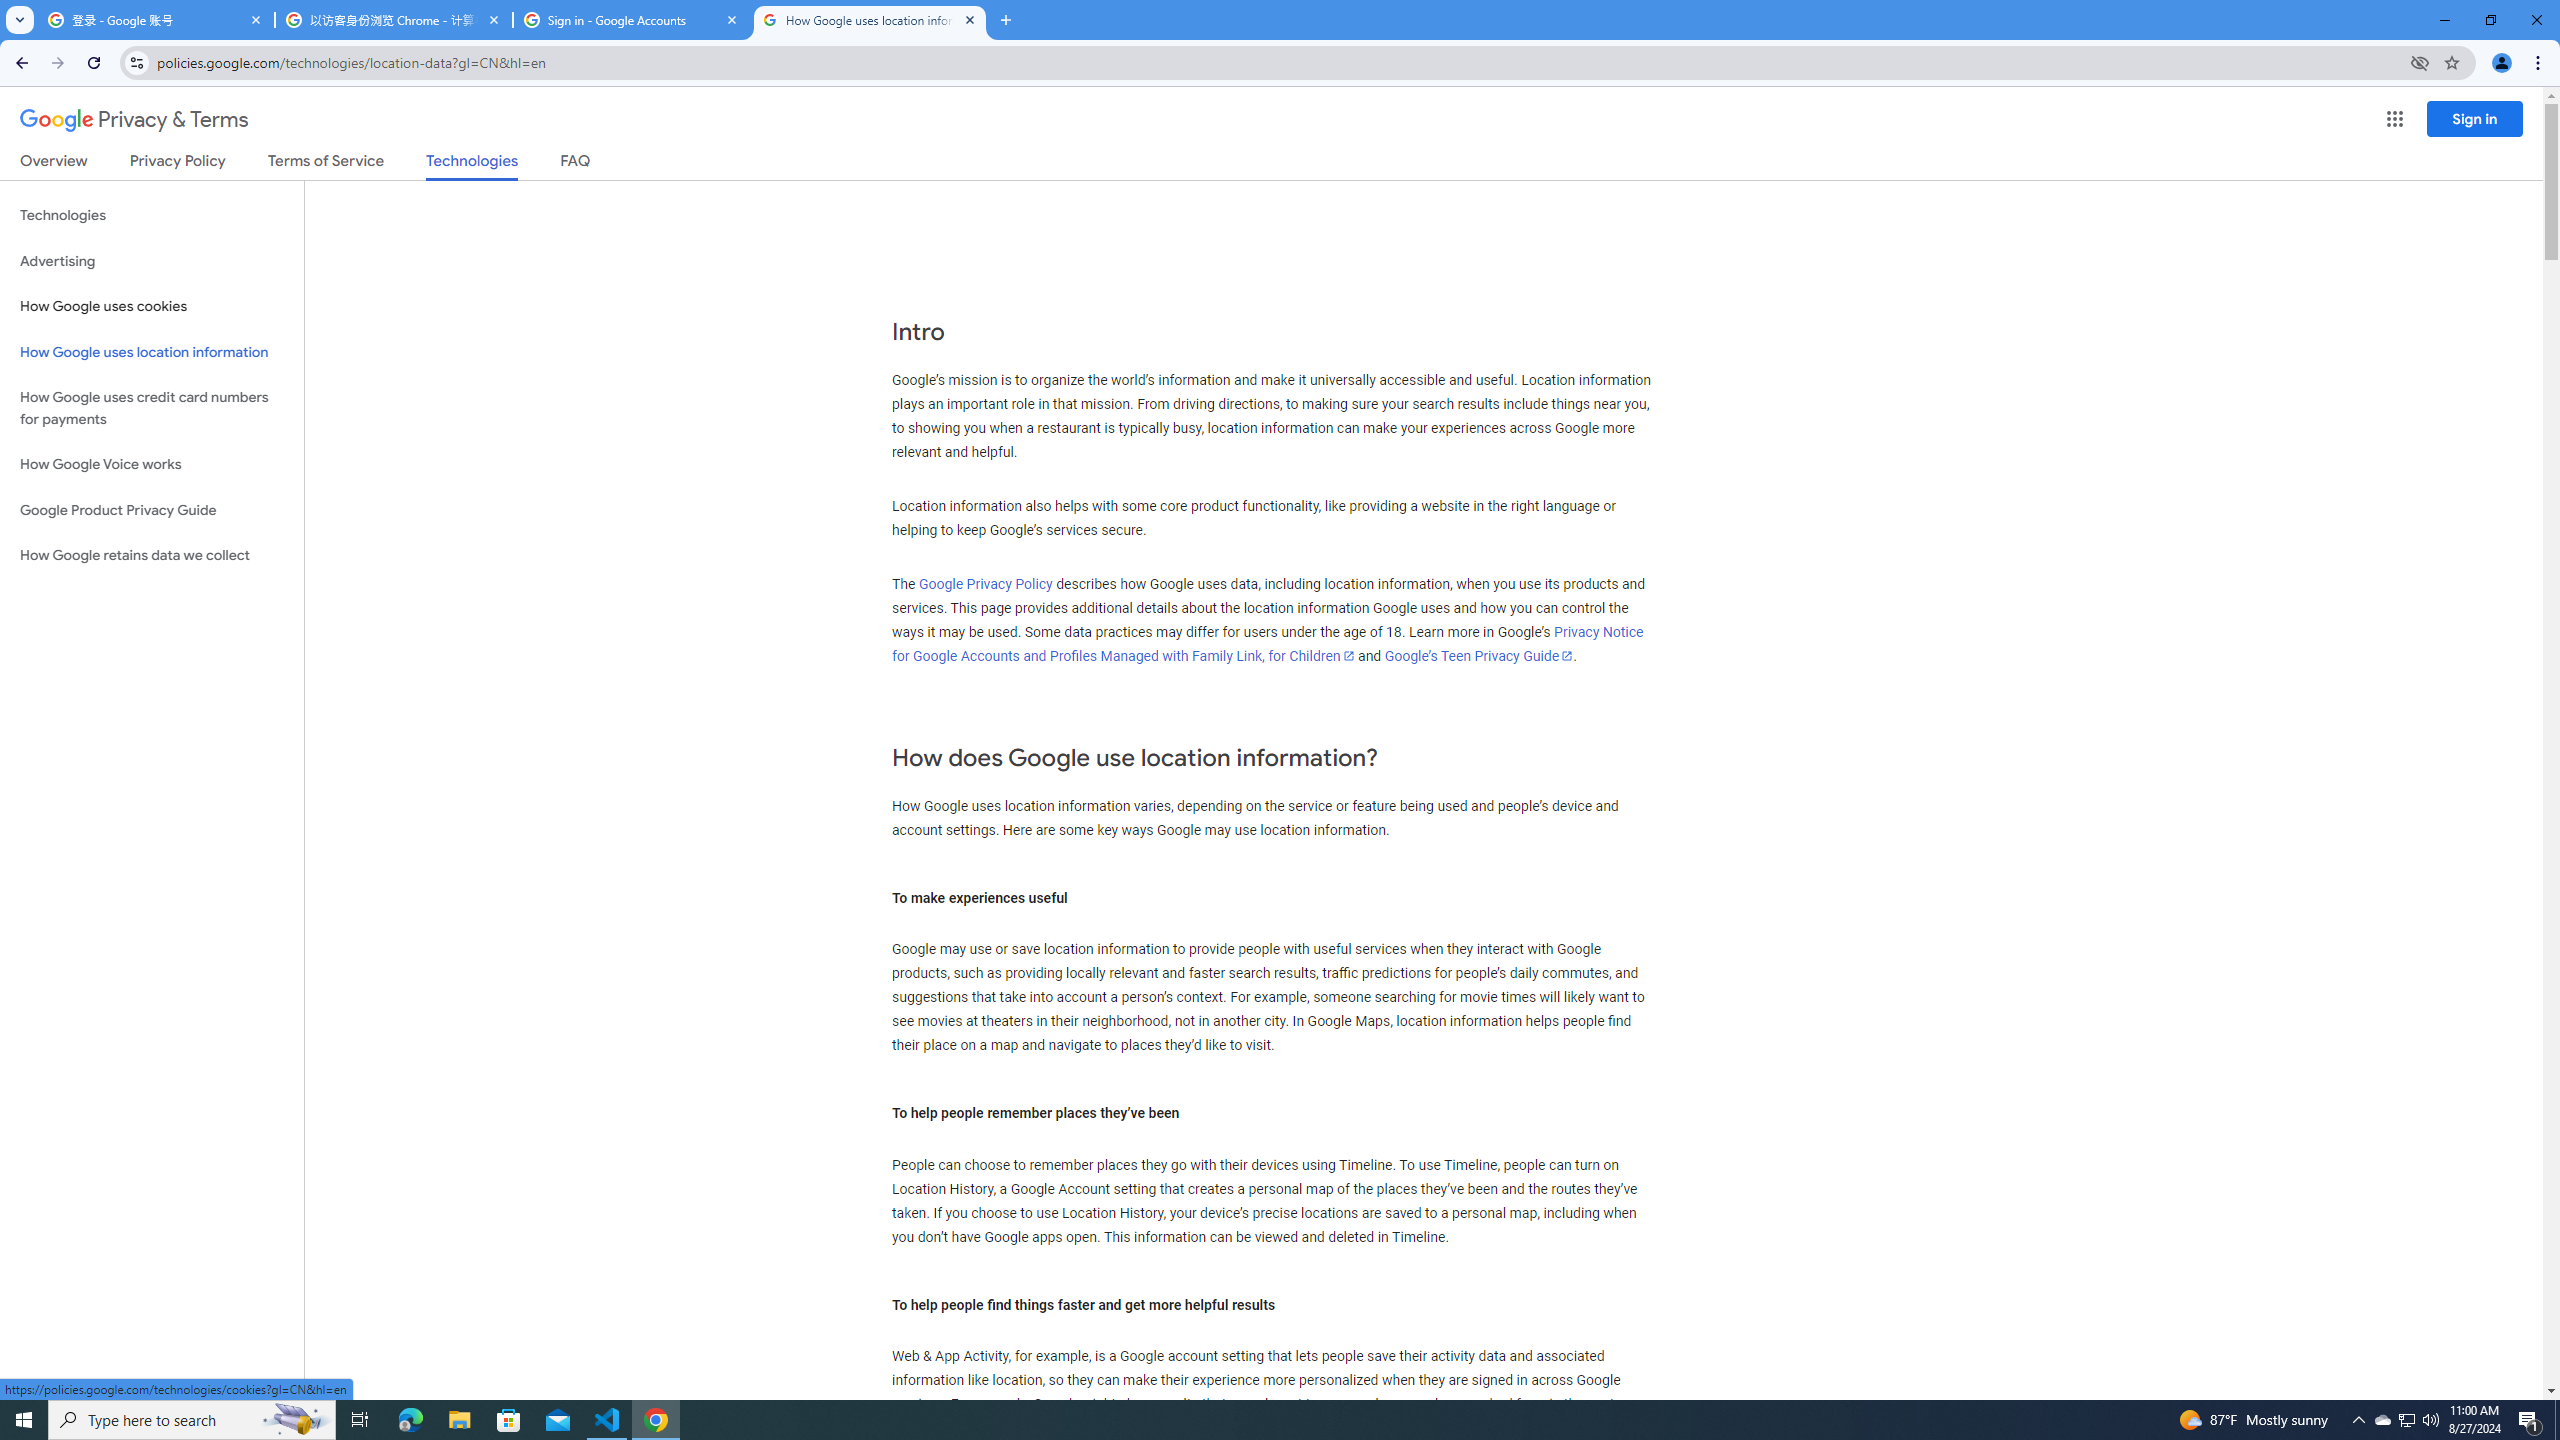 Image resolution: width=2560 pixels, height=1440 pixels. What do you see at coordinates (151, 509) in the screenshot?
I see `'Google Product Privacy Guide'` at bounding box center [151, 509].